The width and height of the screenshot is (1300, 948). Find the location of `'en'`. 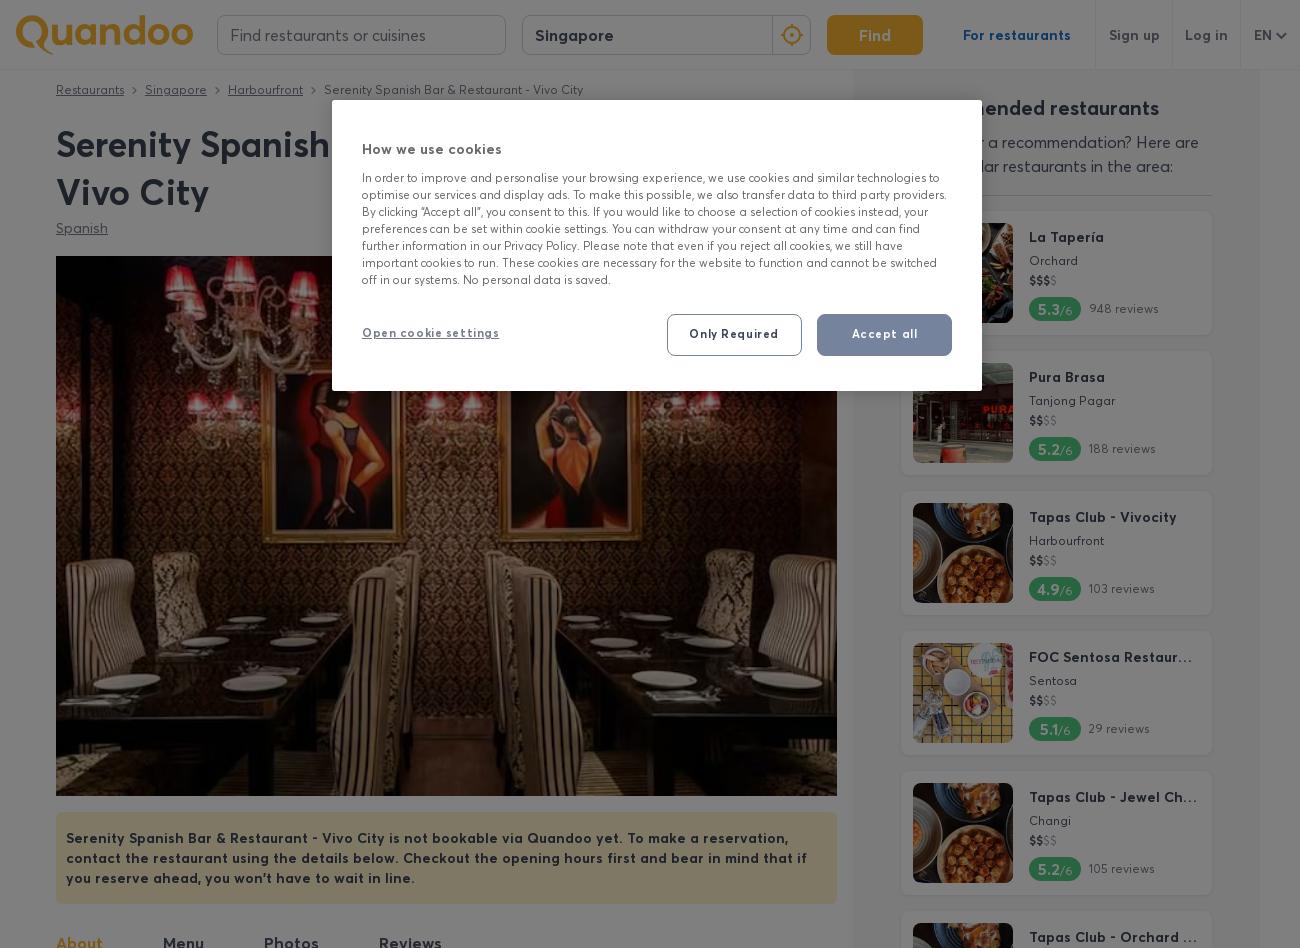

'en' is located at coordinates (1262, 34).